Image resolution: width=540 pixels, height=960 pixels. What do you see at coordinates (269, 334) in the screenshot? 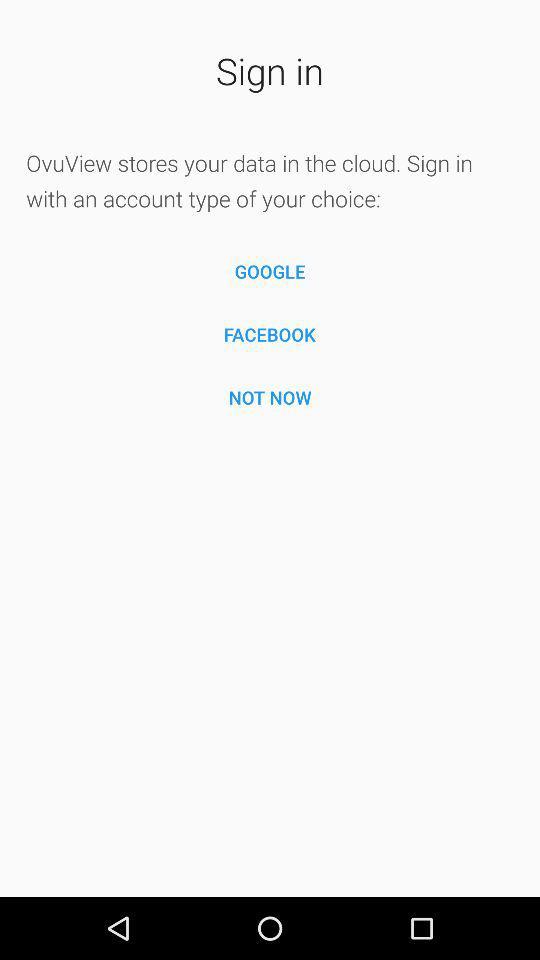
I see `item above not now item` at bounding box center [269, 334].